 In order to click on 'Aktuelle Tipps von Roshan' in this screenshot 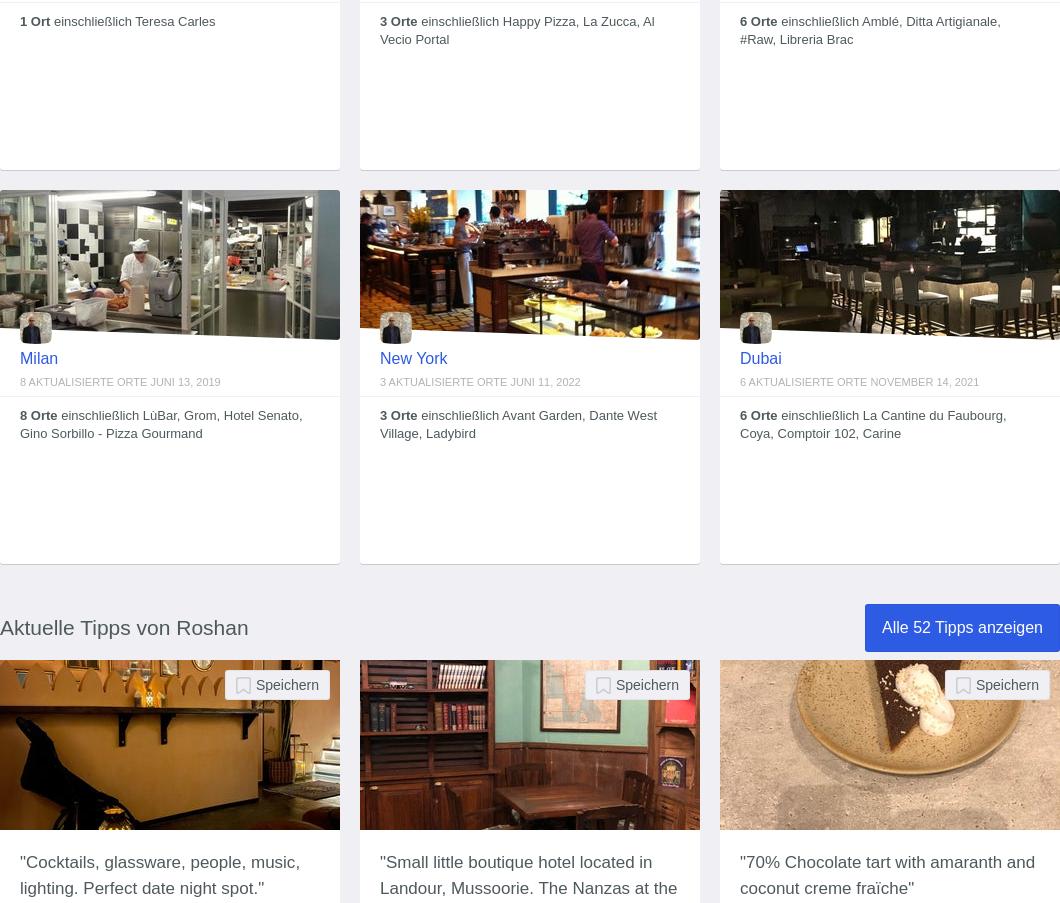, I will do `click(124, 627)`.